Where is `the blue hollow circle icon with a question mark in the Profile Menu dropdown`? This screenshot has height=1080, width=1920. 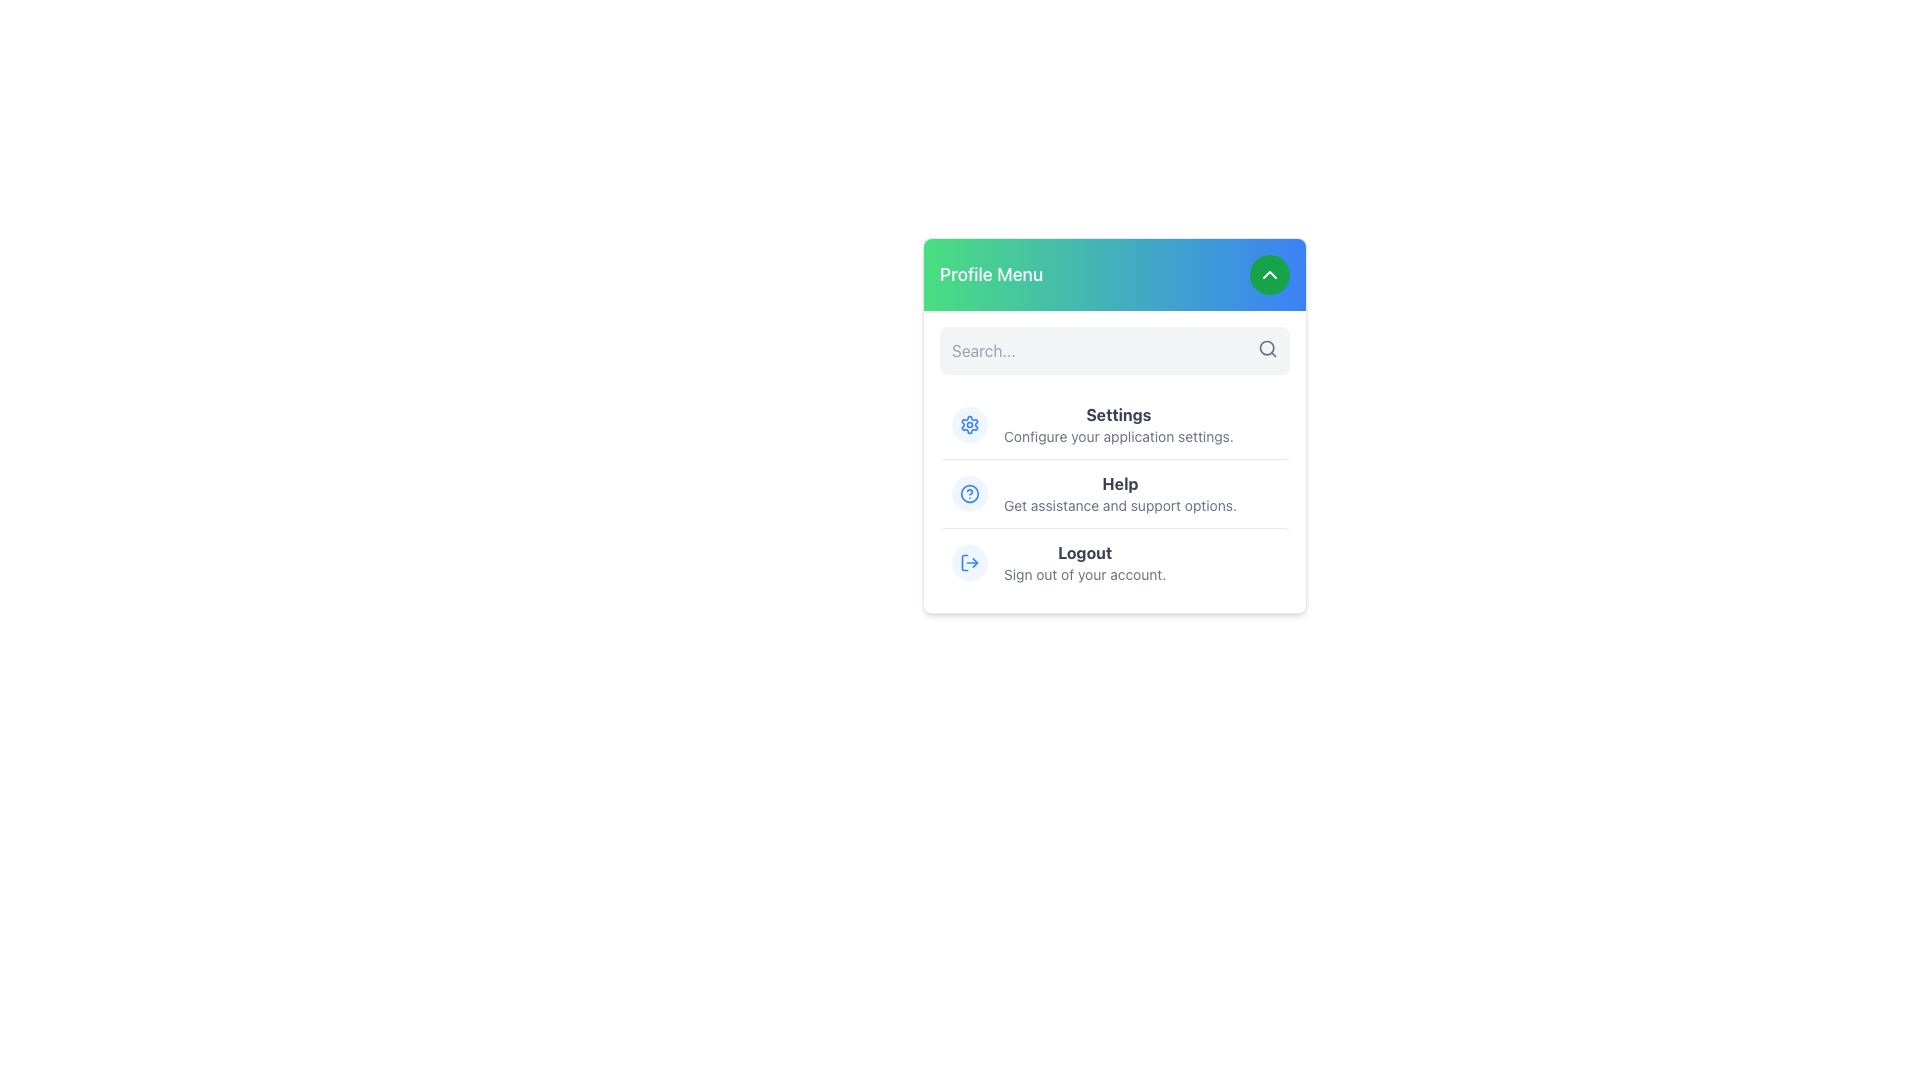 the blue hollow circle icon with a question mark in the Profile Menu dropdown is located at coordinates (969, 493).